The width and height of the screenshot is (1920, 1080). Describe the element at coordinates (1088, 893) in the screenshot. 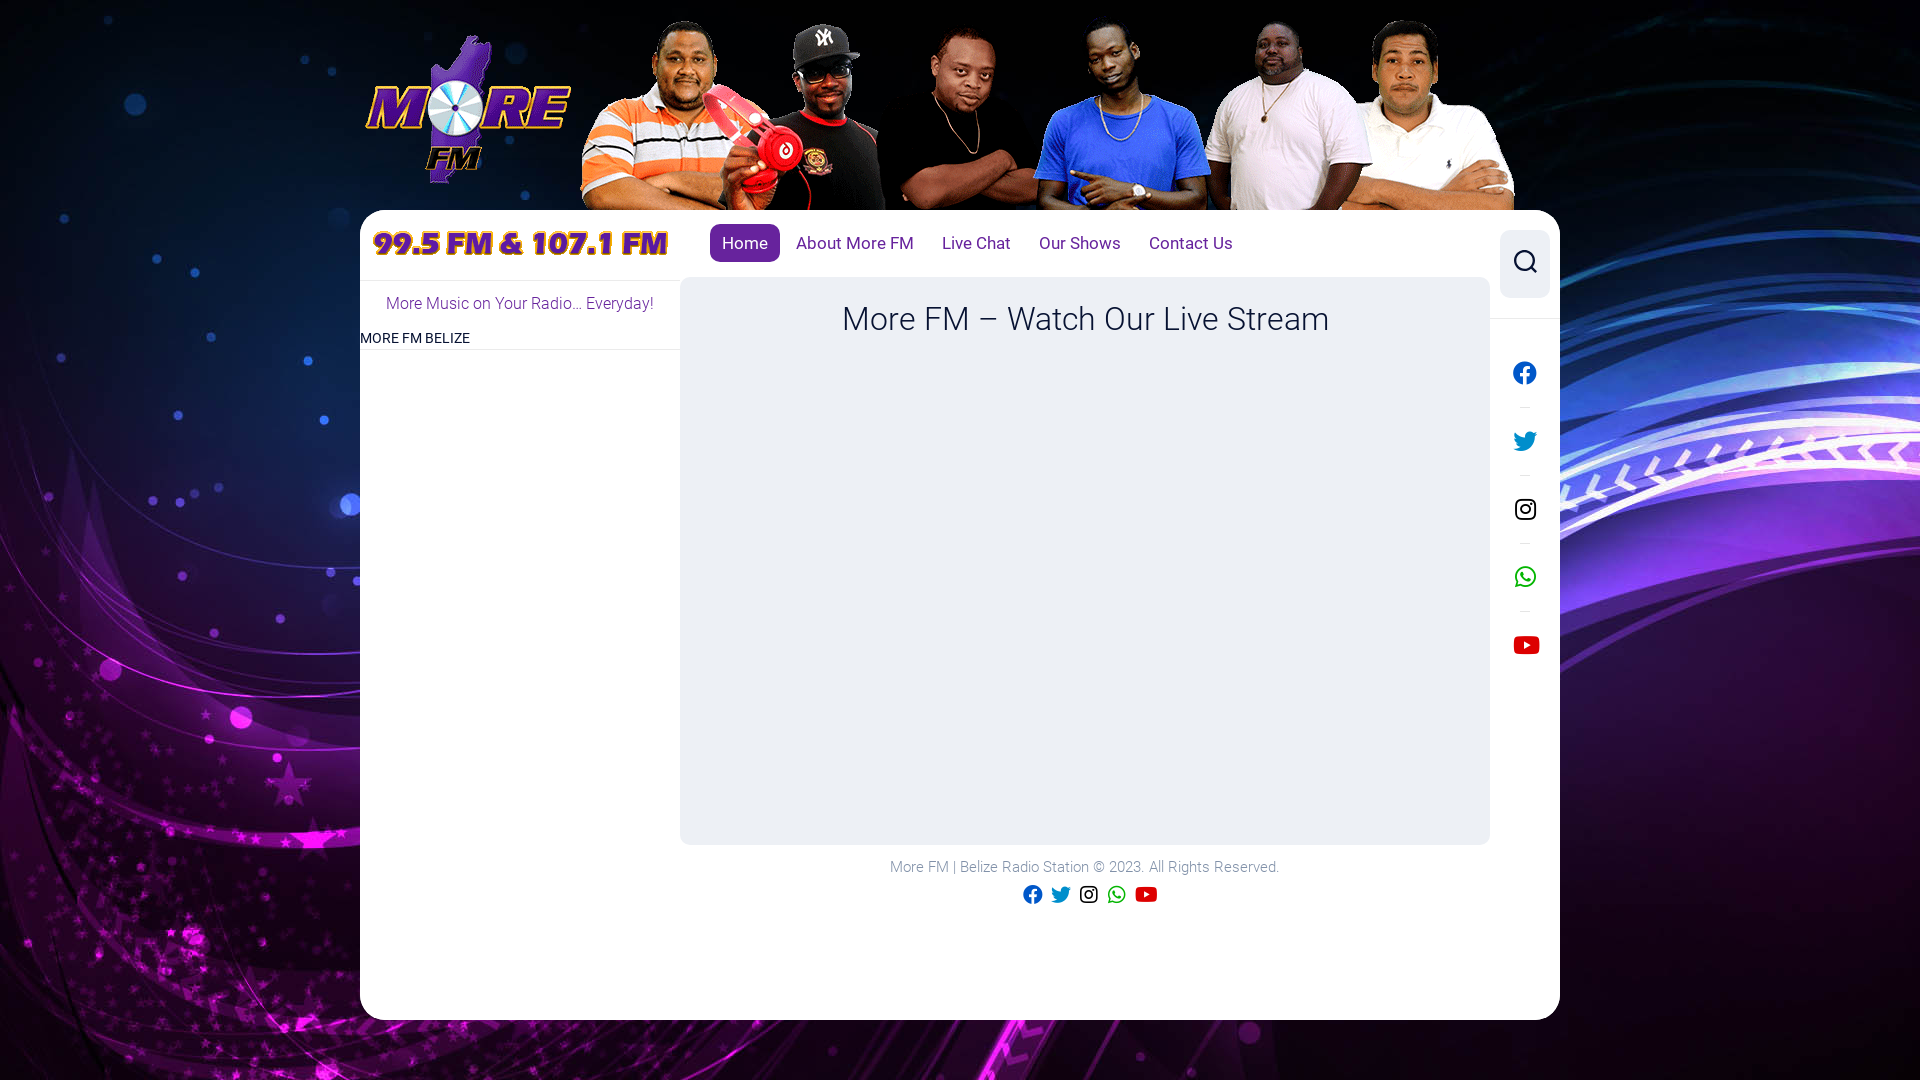

I see `'Instagram'` at that location.